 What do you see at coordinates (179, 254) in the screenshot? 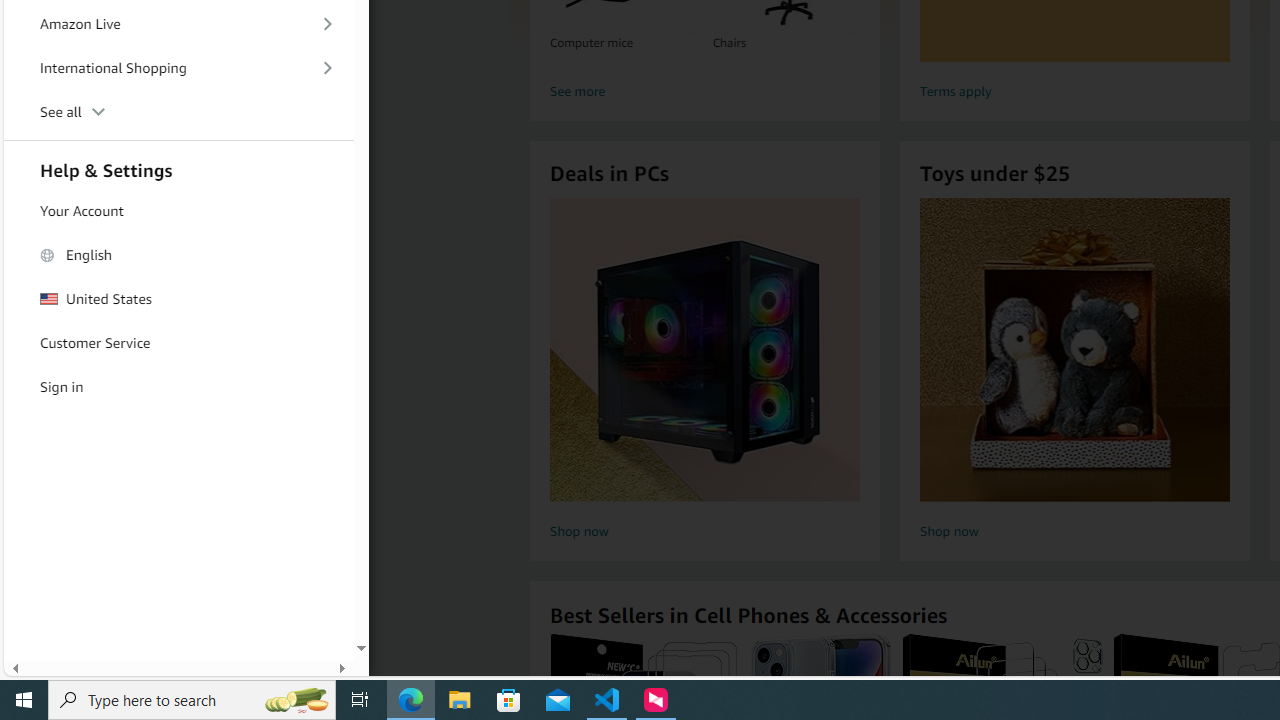
I see `'English'` at bounding box center [179, 254].